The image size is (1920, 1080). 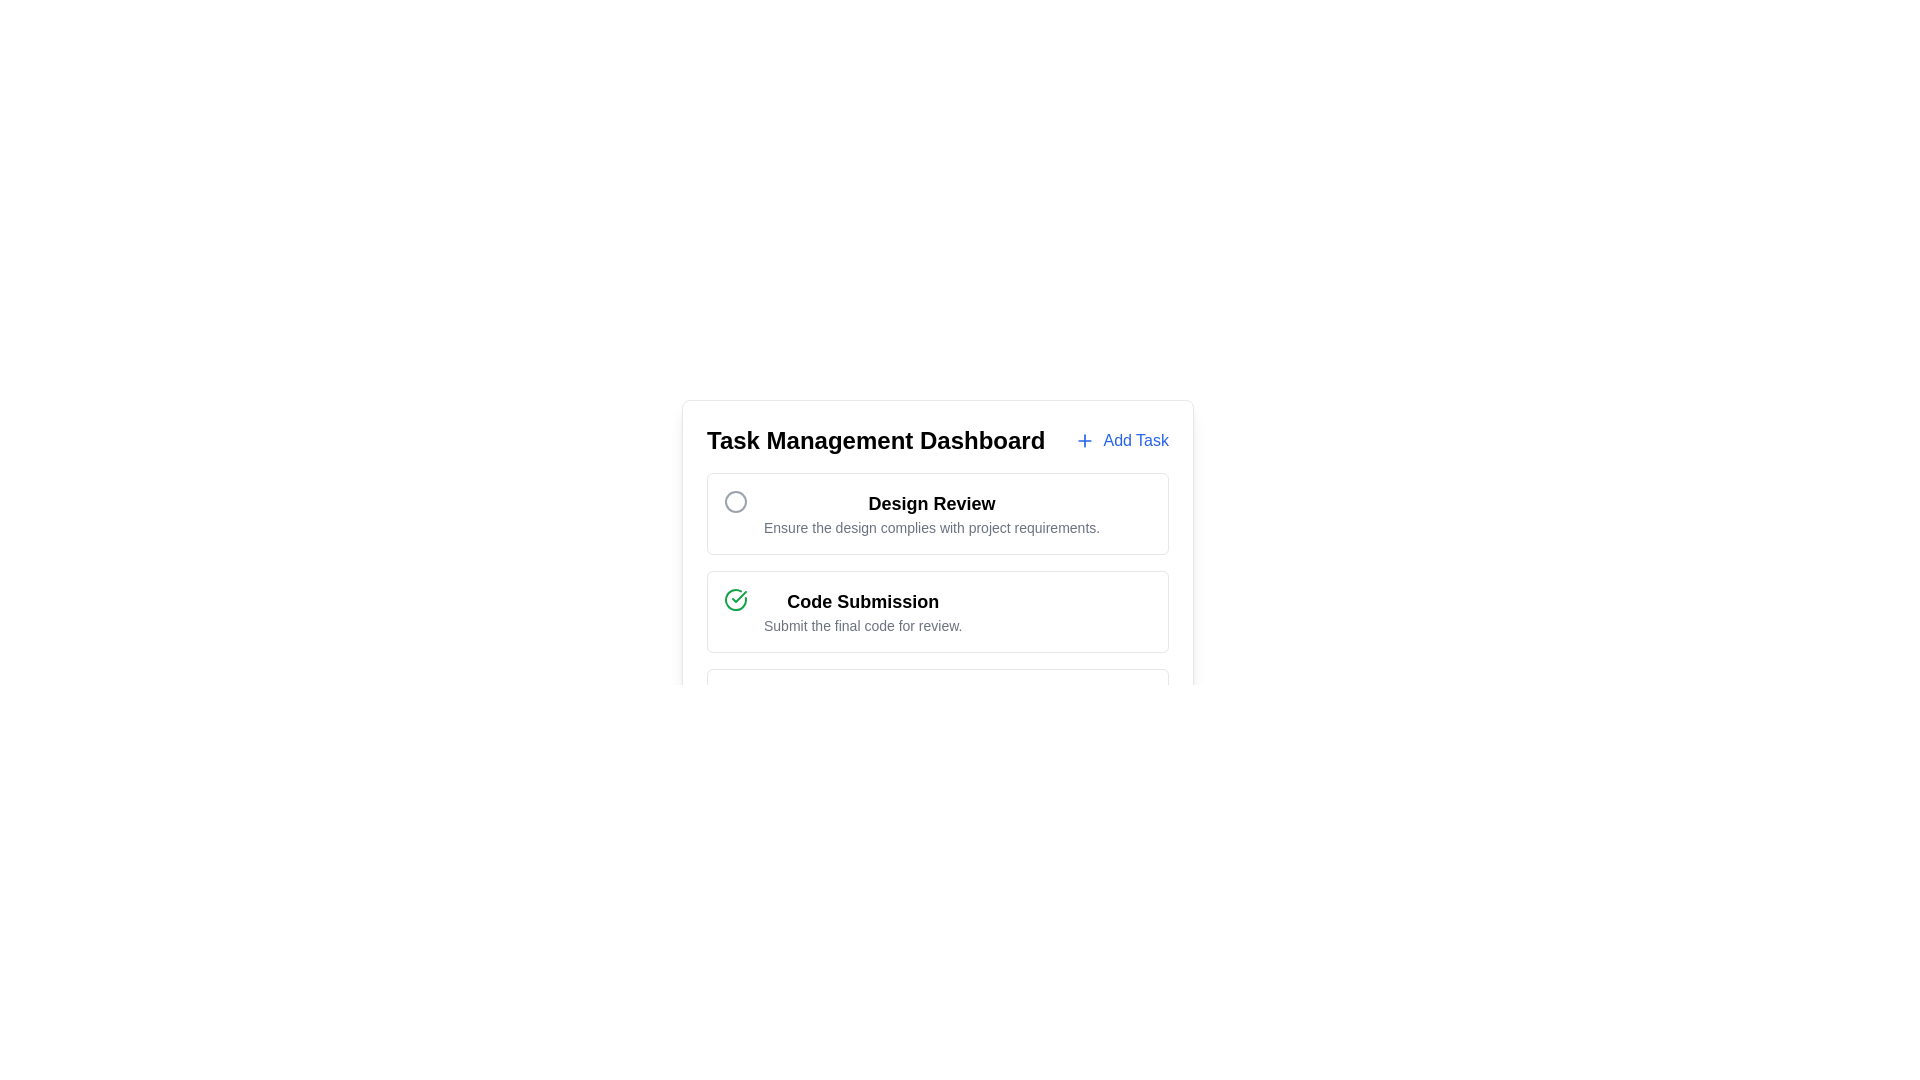 I want to click on the button located to the right of the 'Add Task' text in the top-right corner of the Task Management Dashboard, so click(x=1084, y=439).